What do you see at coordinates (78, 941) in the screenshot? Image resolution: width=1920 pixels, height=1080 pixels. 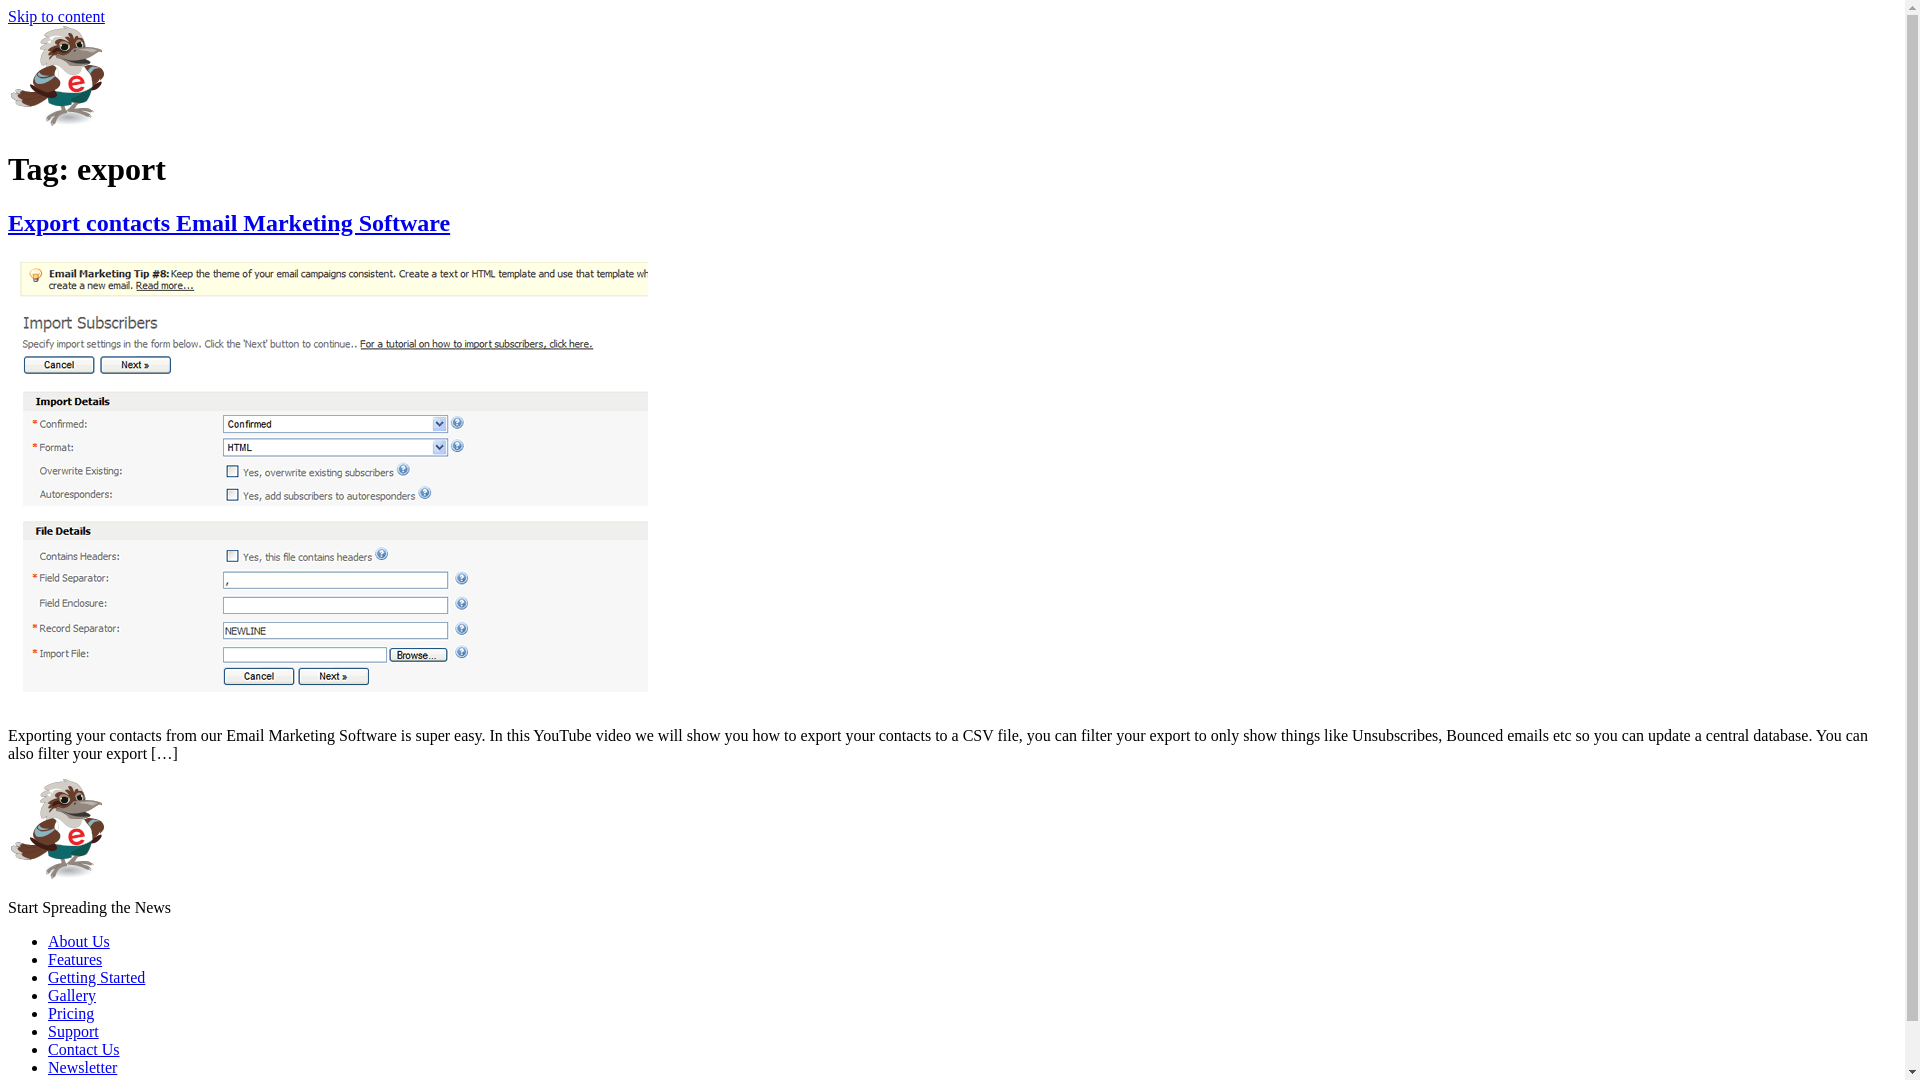 I see `'About Us'` at bounding box center [78, 941].